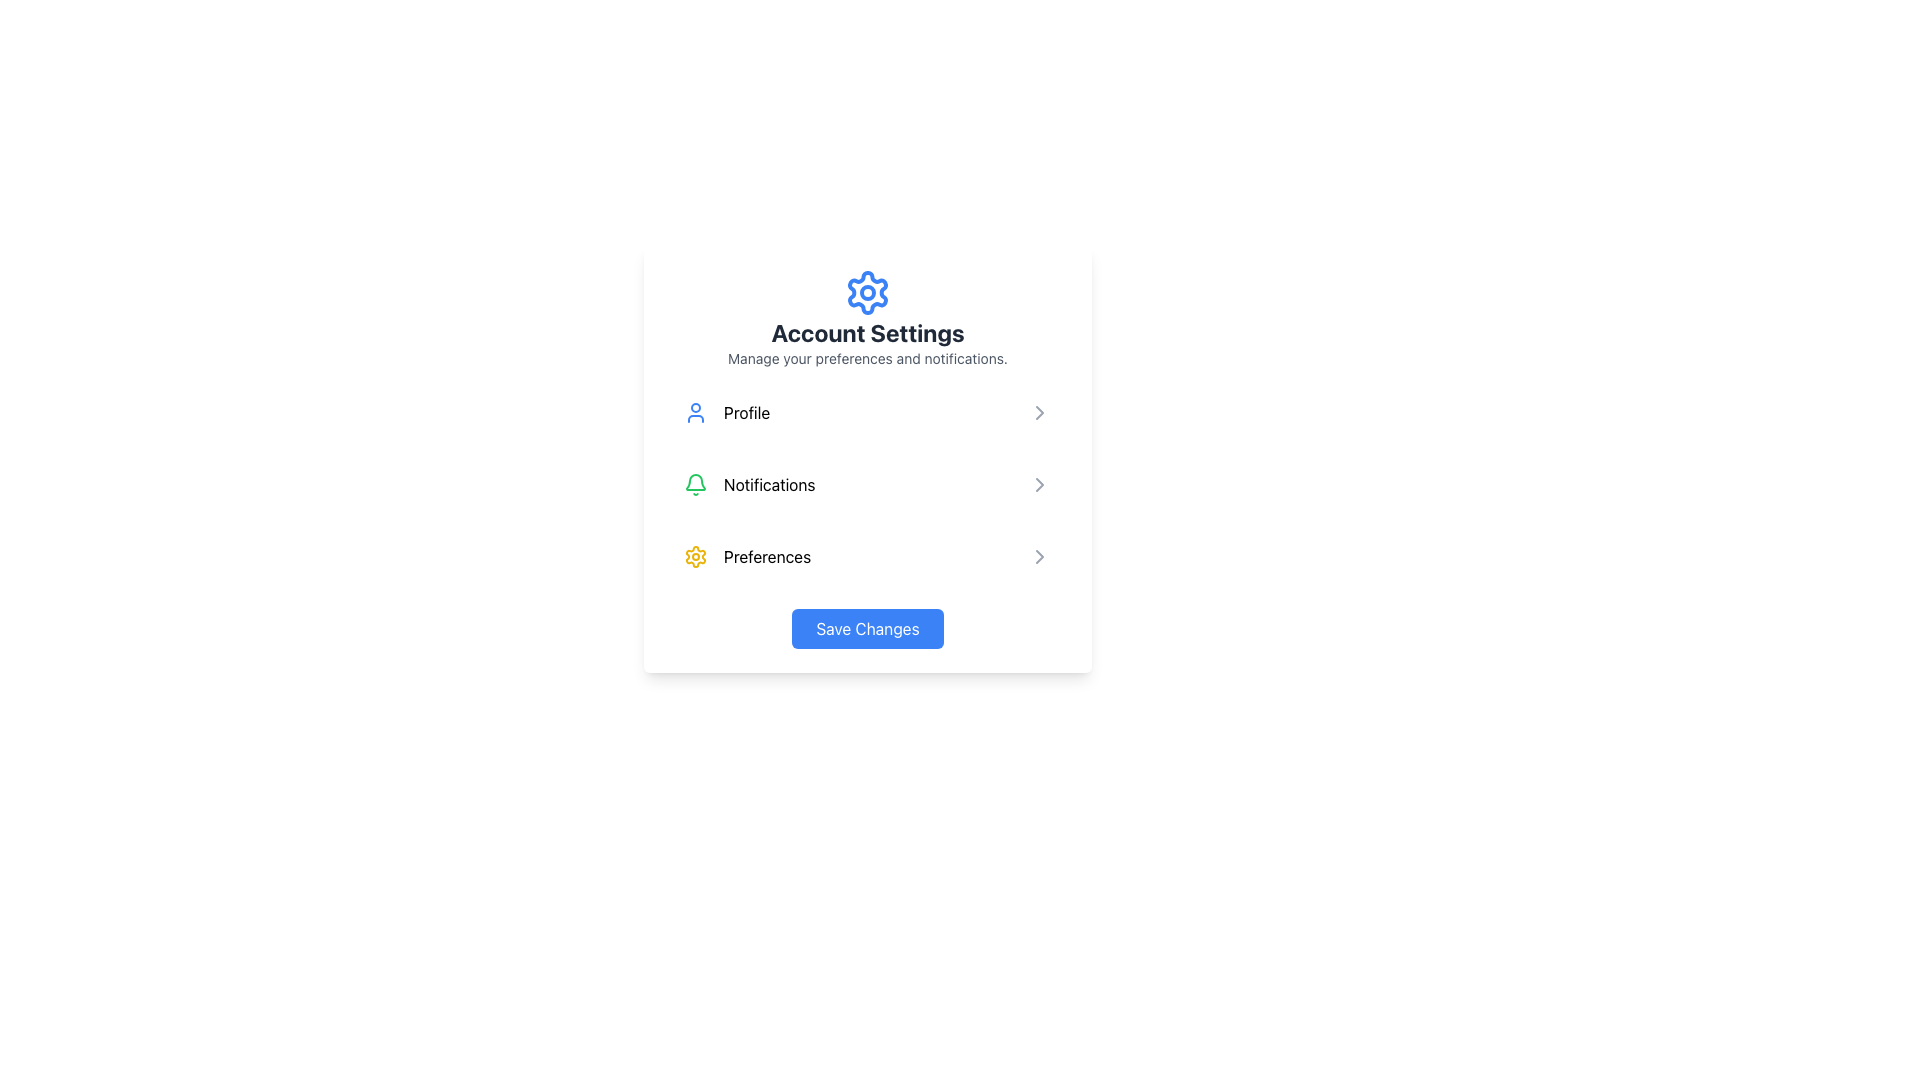  What do you see at coordinates (868, 318) in the screenshot?
I see `the purpose of the 'Account Settings' section` at bounding box center [868, 318].